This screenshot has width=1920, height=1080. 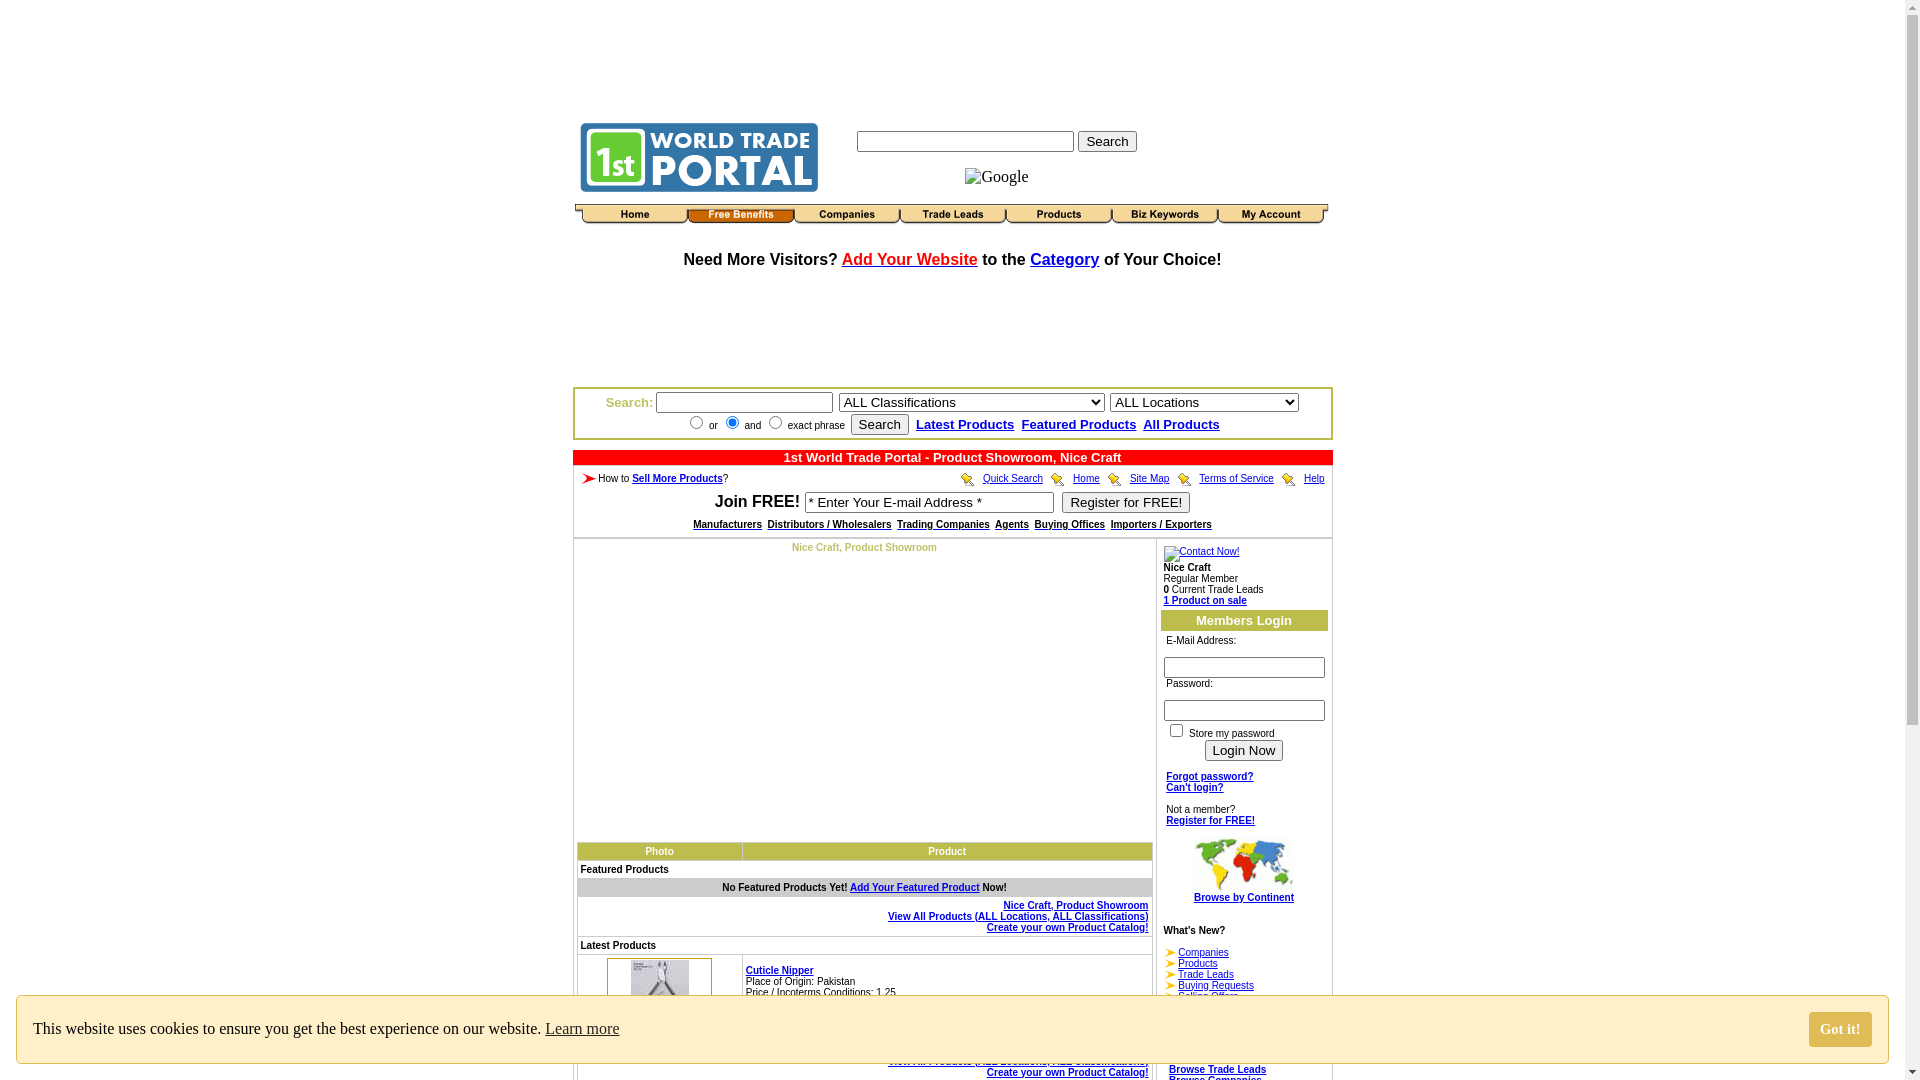 What do you see at coordinates (1208, 775) in the screenshot?
I see `'Forgot password?'` at bounding box center [1208, 775].